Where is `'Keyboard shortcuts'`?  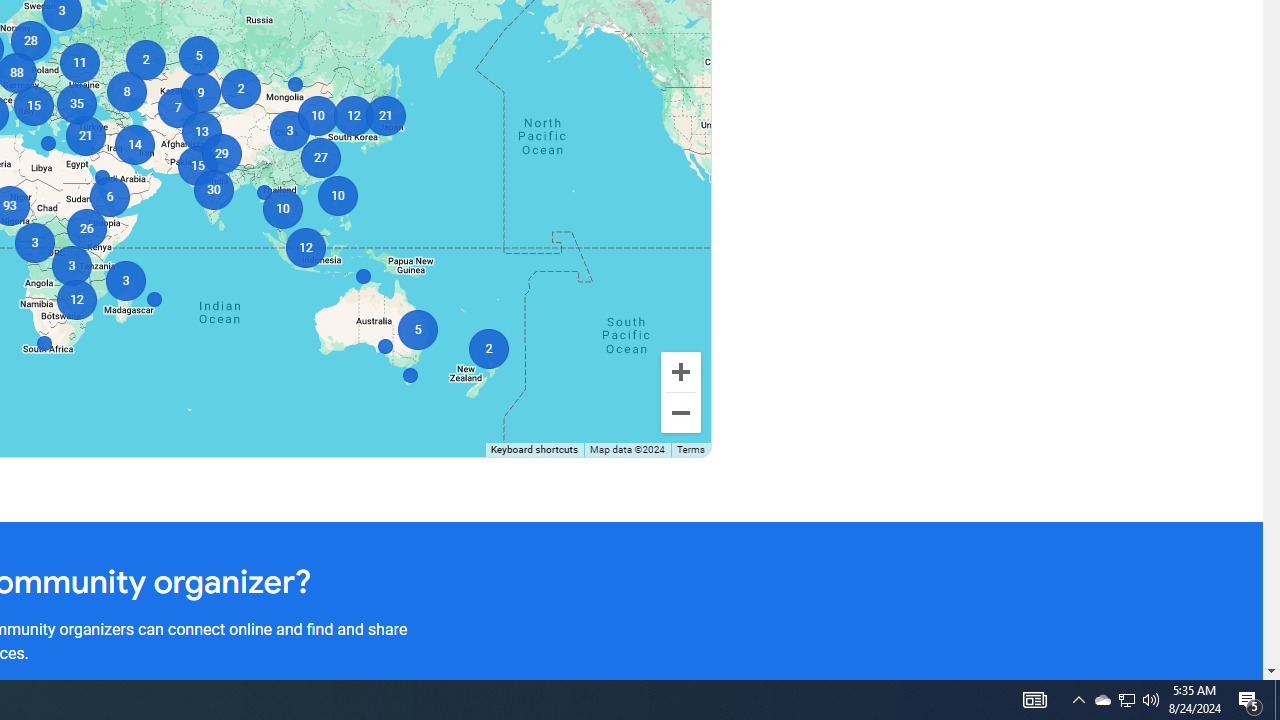
'Keyboard shortcuts' is located at coordinates (534, 450).